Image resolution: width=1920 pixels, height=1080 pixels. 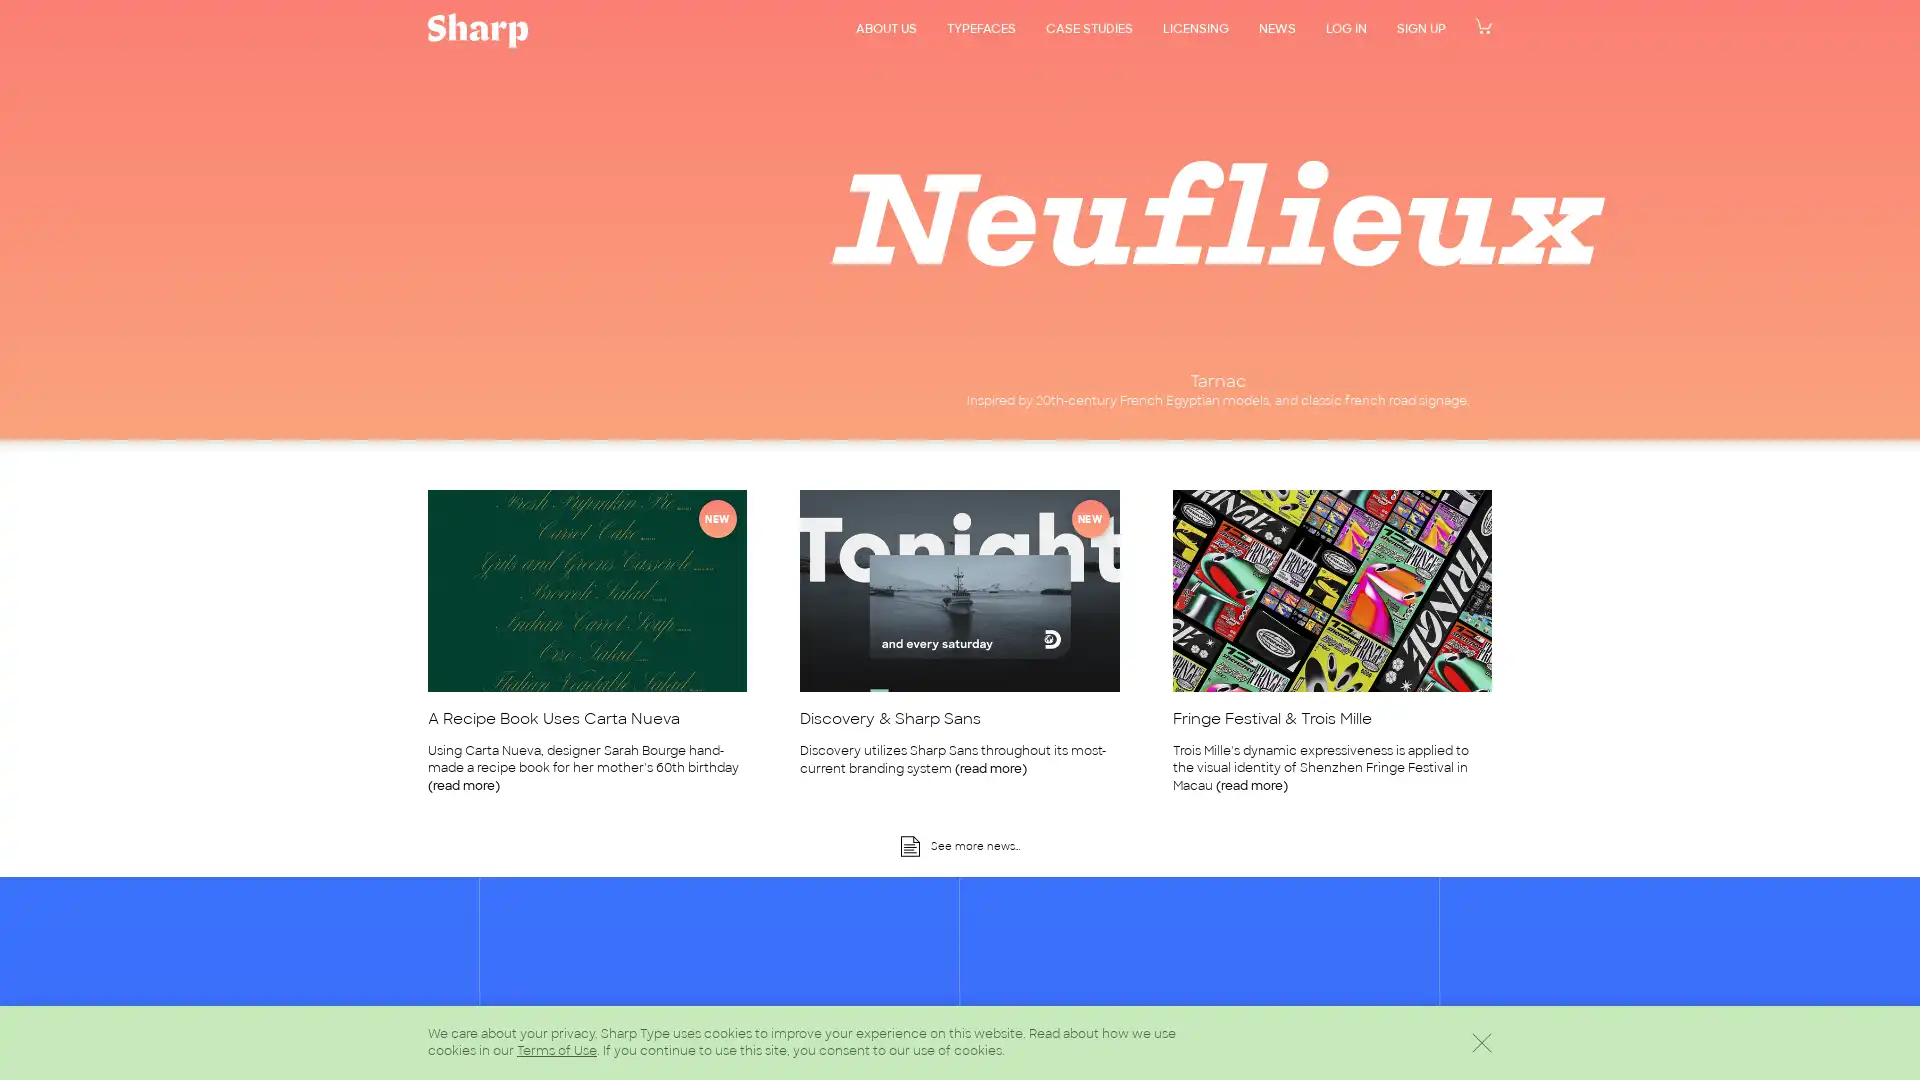 I want to click on Dismiss, so click(x=1482, y=1040).